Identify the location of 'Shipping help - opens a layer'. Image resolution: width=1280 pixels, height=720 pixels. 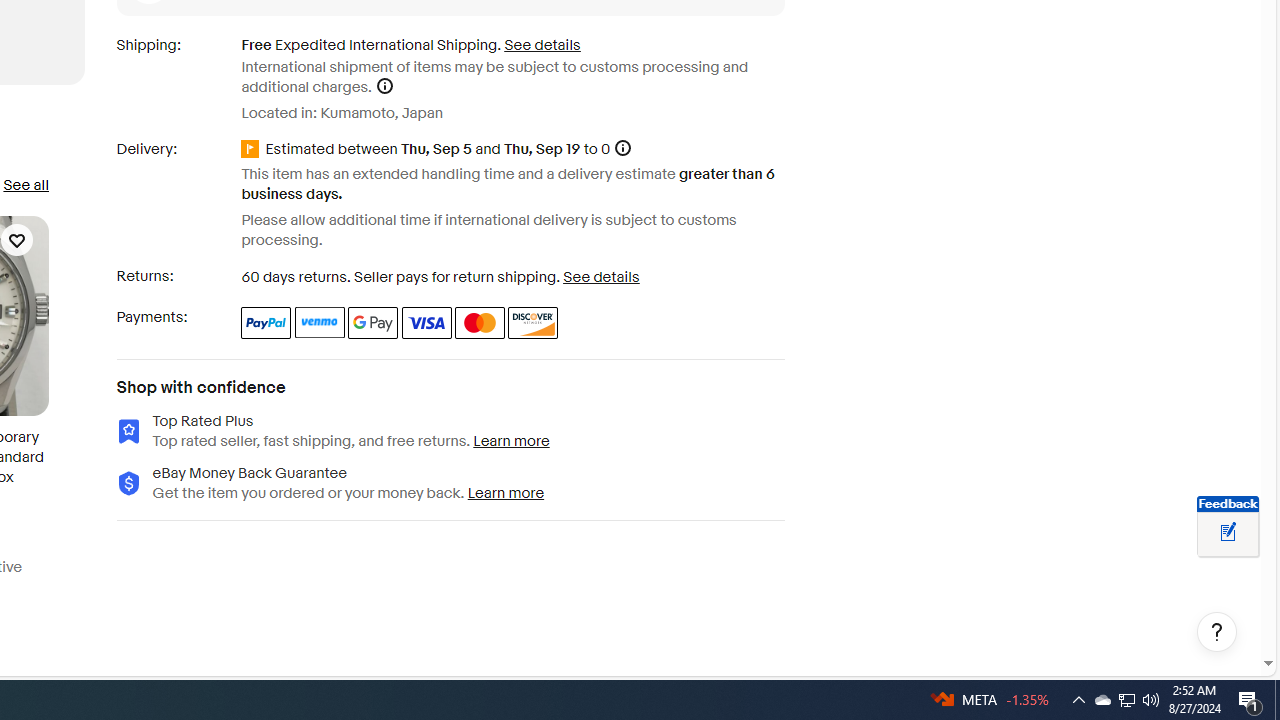
(384, 85).